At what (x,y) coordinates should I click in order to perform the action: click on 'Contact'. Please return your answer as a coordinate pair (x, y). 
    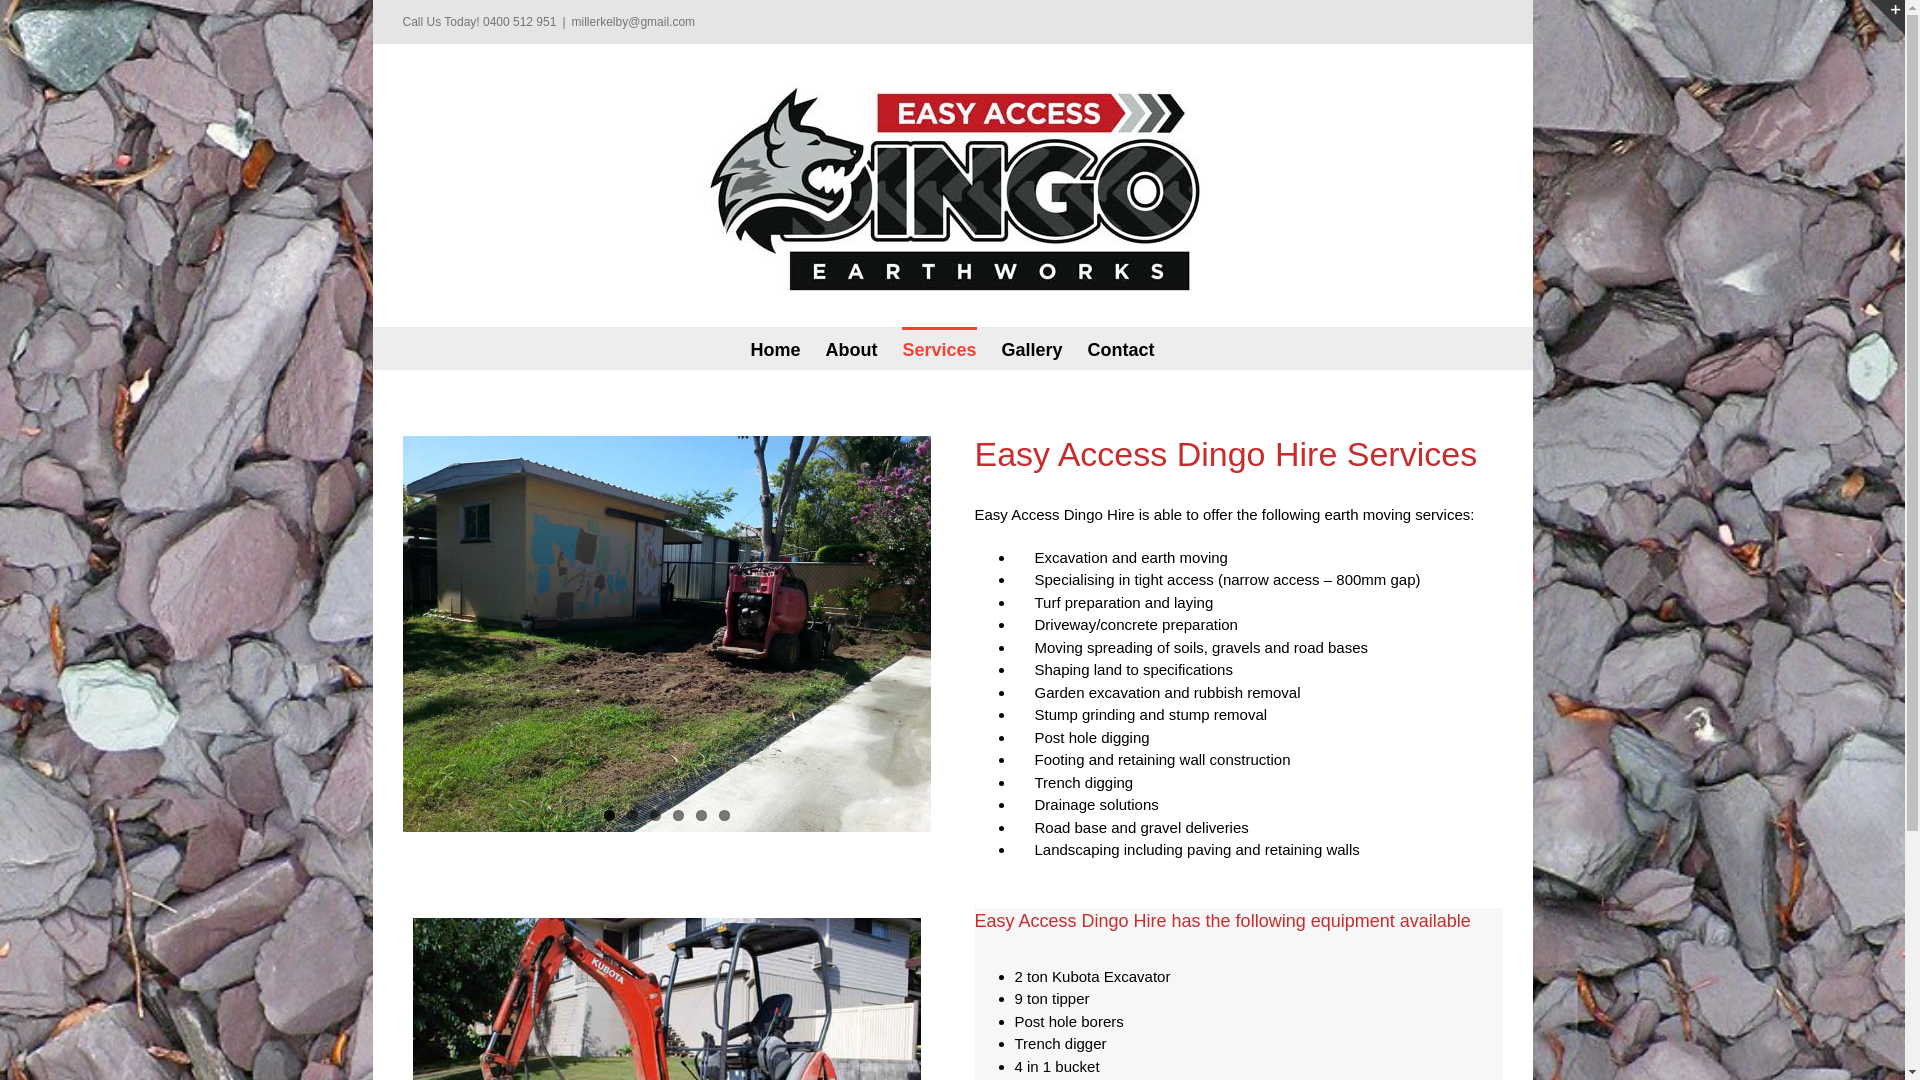
    Looking at the image, I should click on (1121, 347).